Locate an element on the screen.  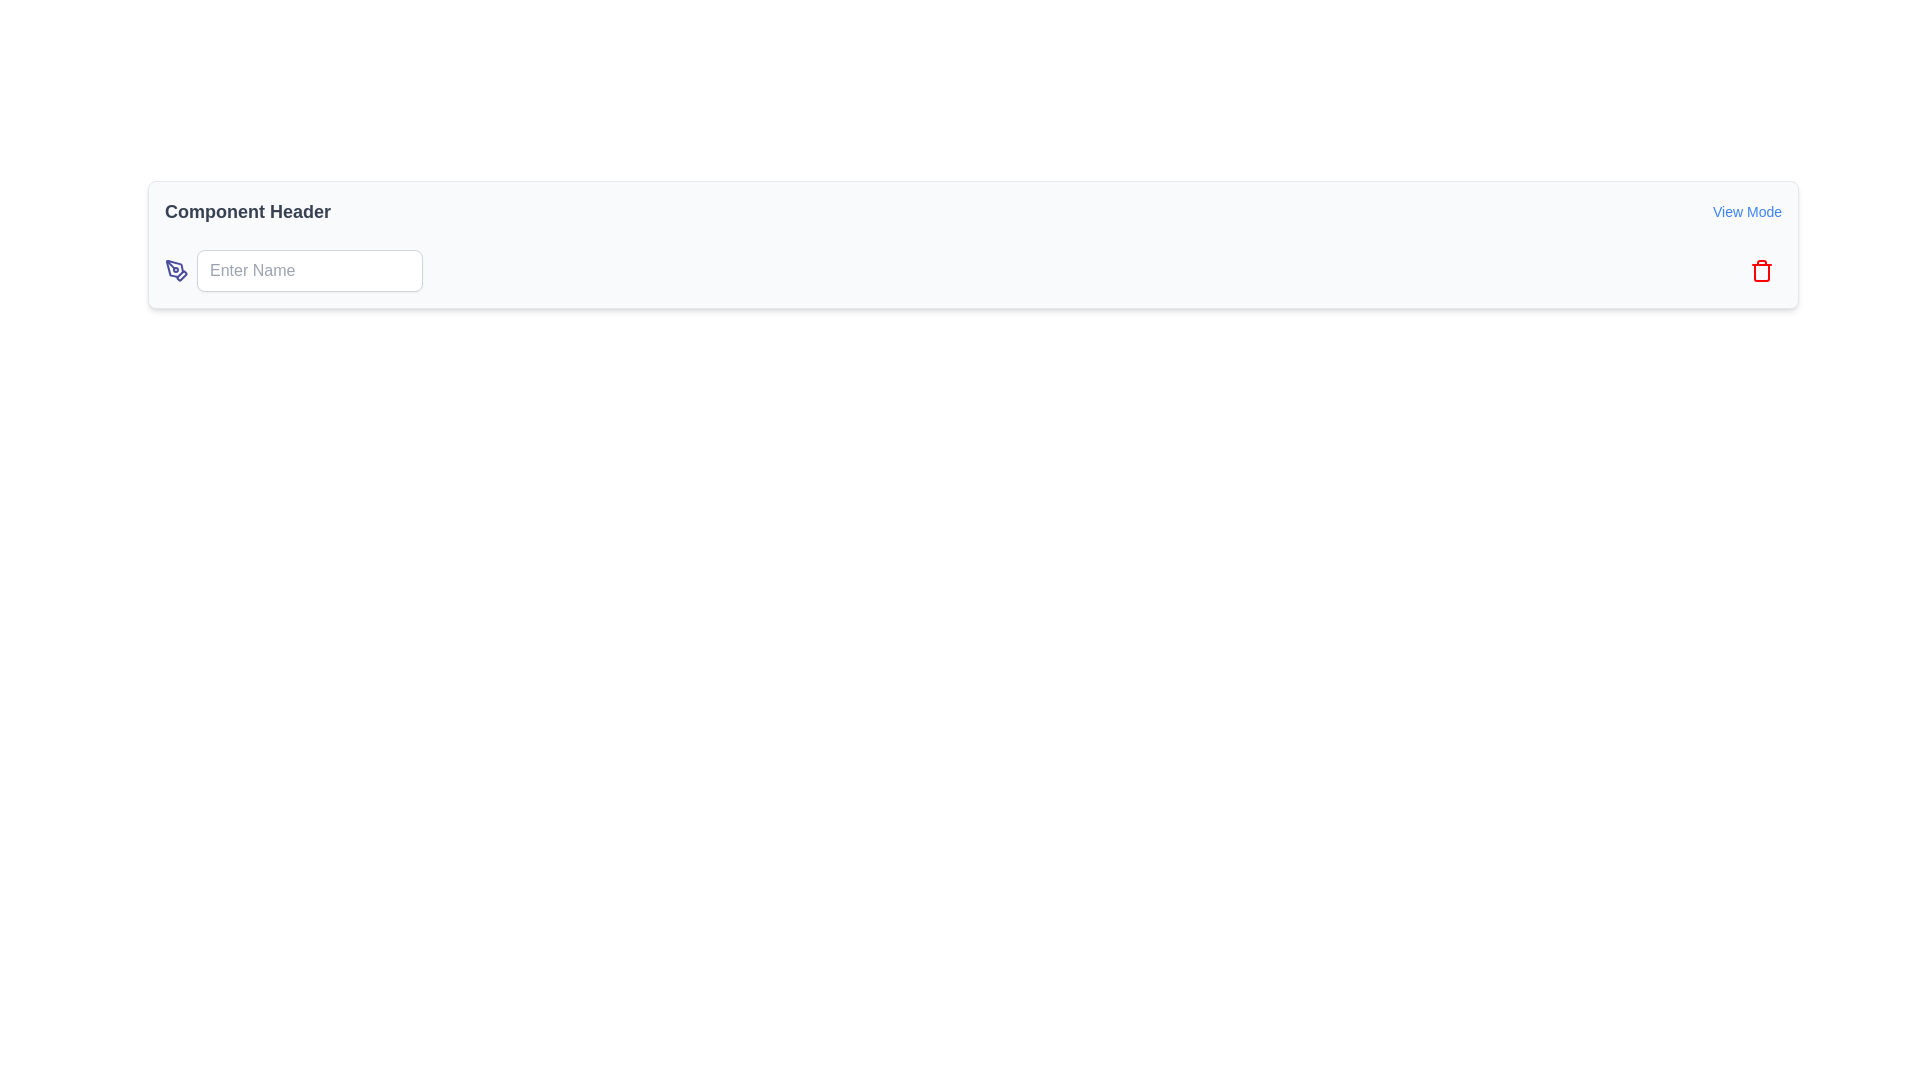
the trash bin icon button, outlined in red, located in the upper-right corner of the interface is located at coordinates (1761, 270).